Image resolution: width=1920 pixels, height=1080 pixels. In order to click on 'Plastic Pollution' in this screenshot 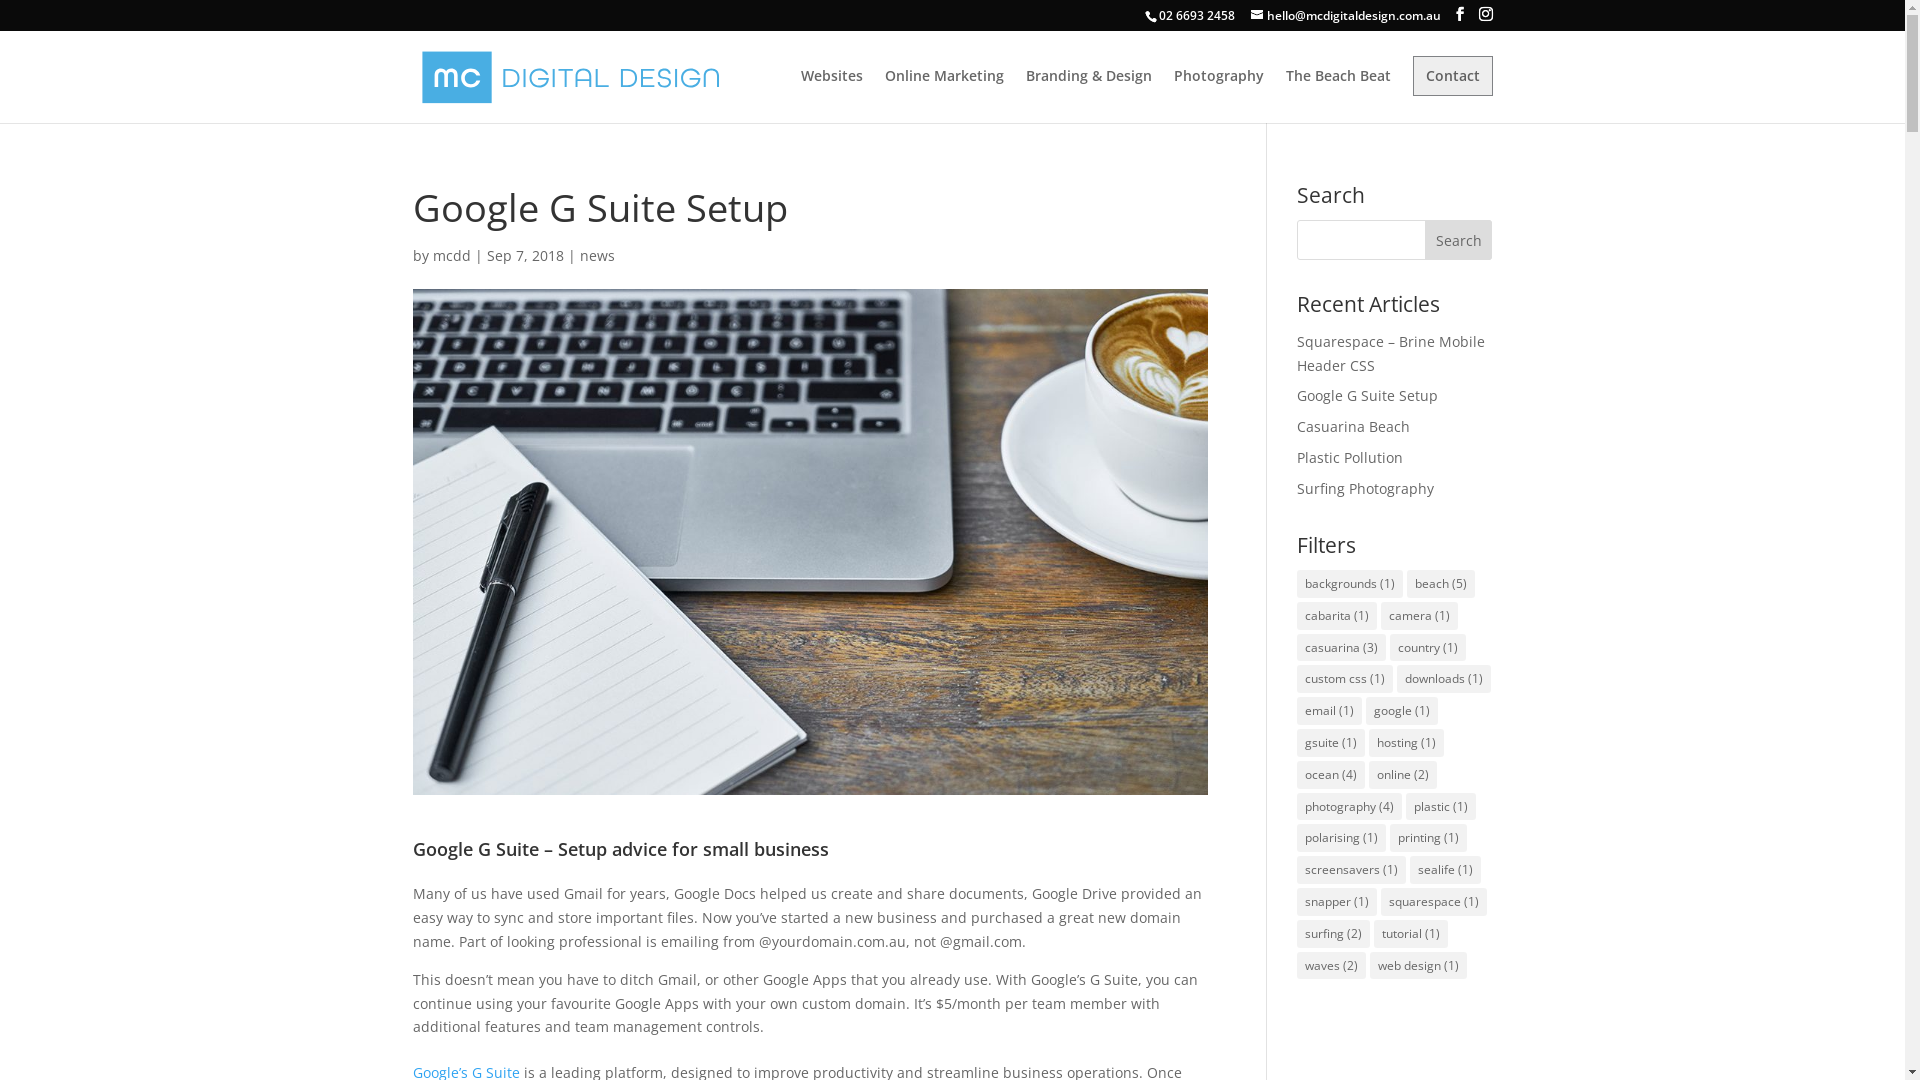, I will do `click(1349, 457)`.